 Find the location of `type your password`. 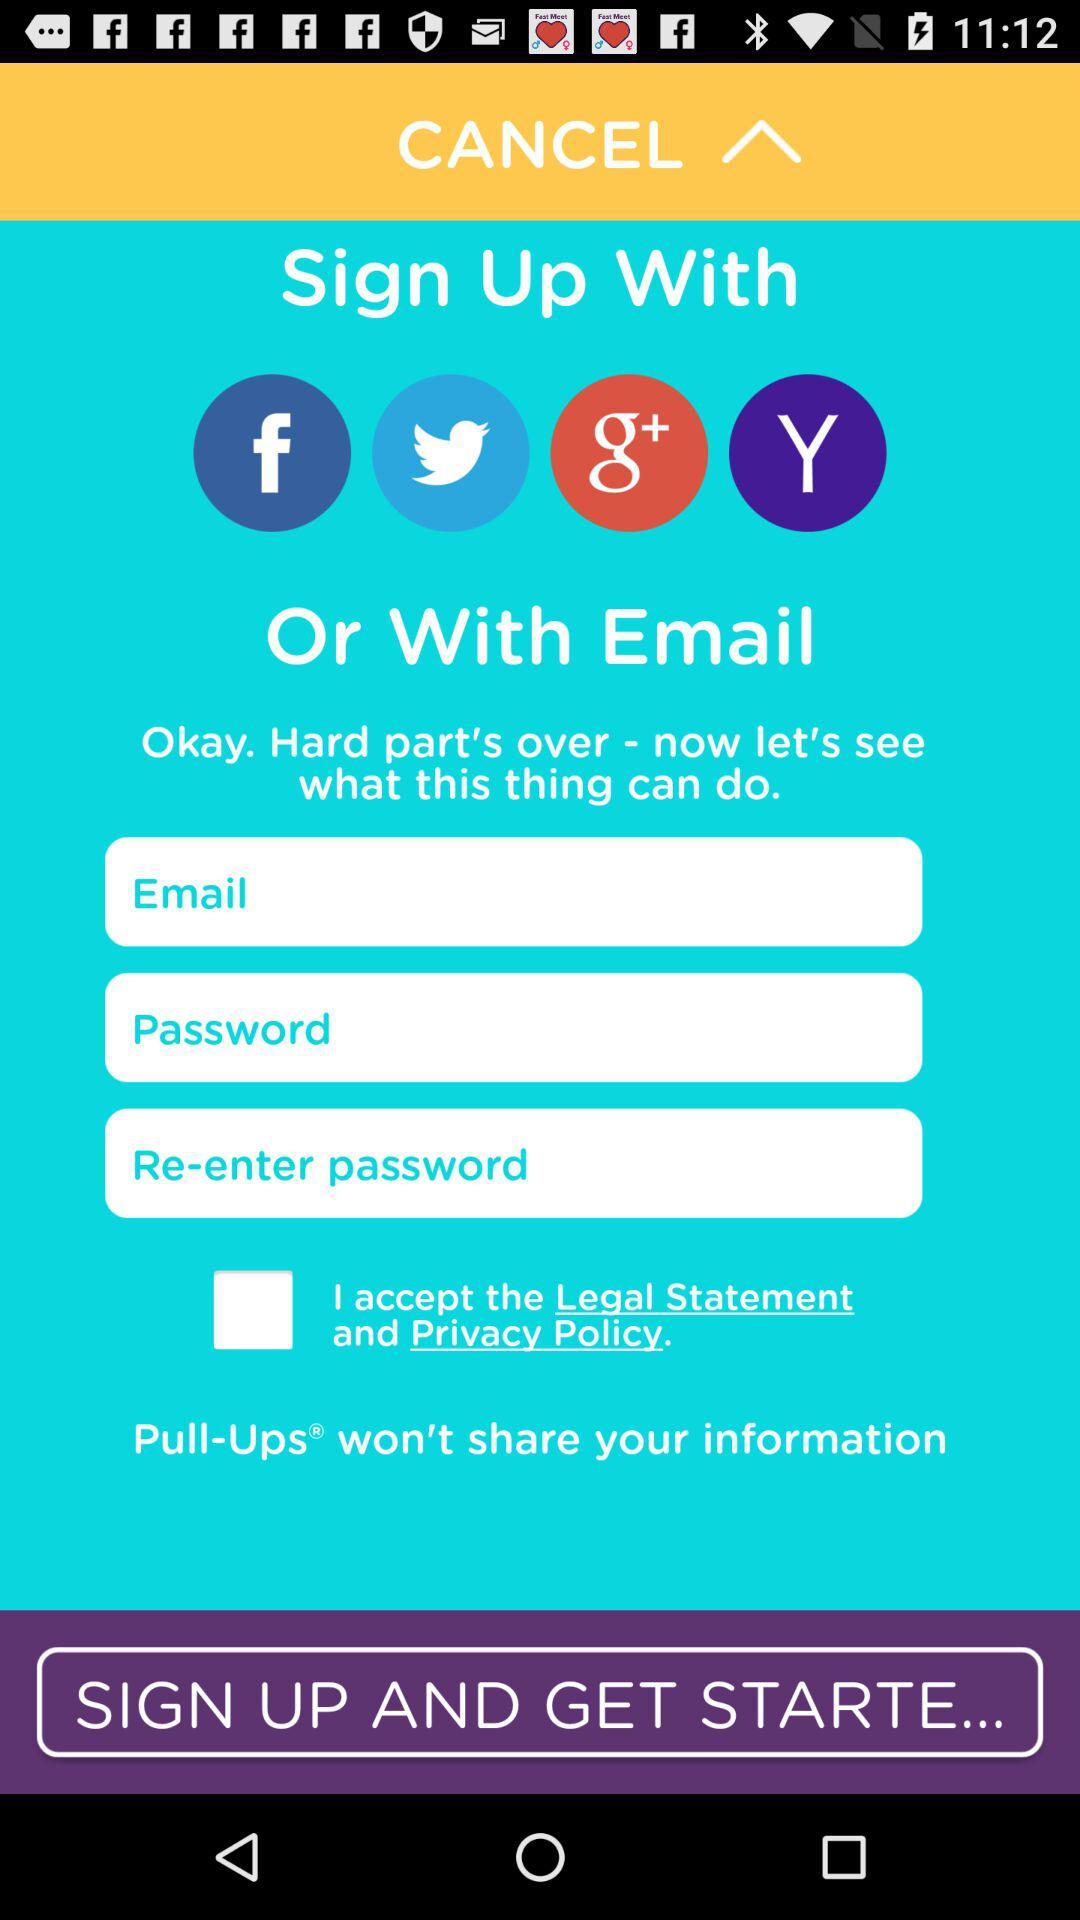

type your password is located at coordinates (512, 1027).